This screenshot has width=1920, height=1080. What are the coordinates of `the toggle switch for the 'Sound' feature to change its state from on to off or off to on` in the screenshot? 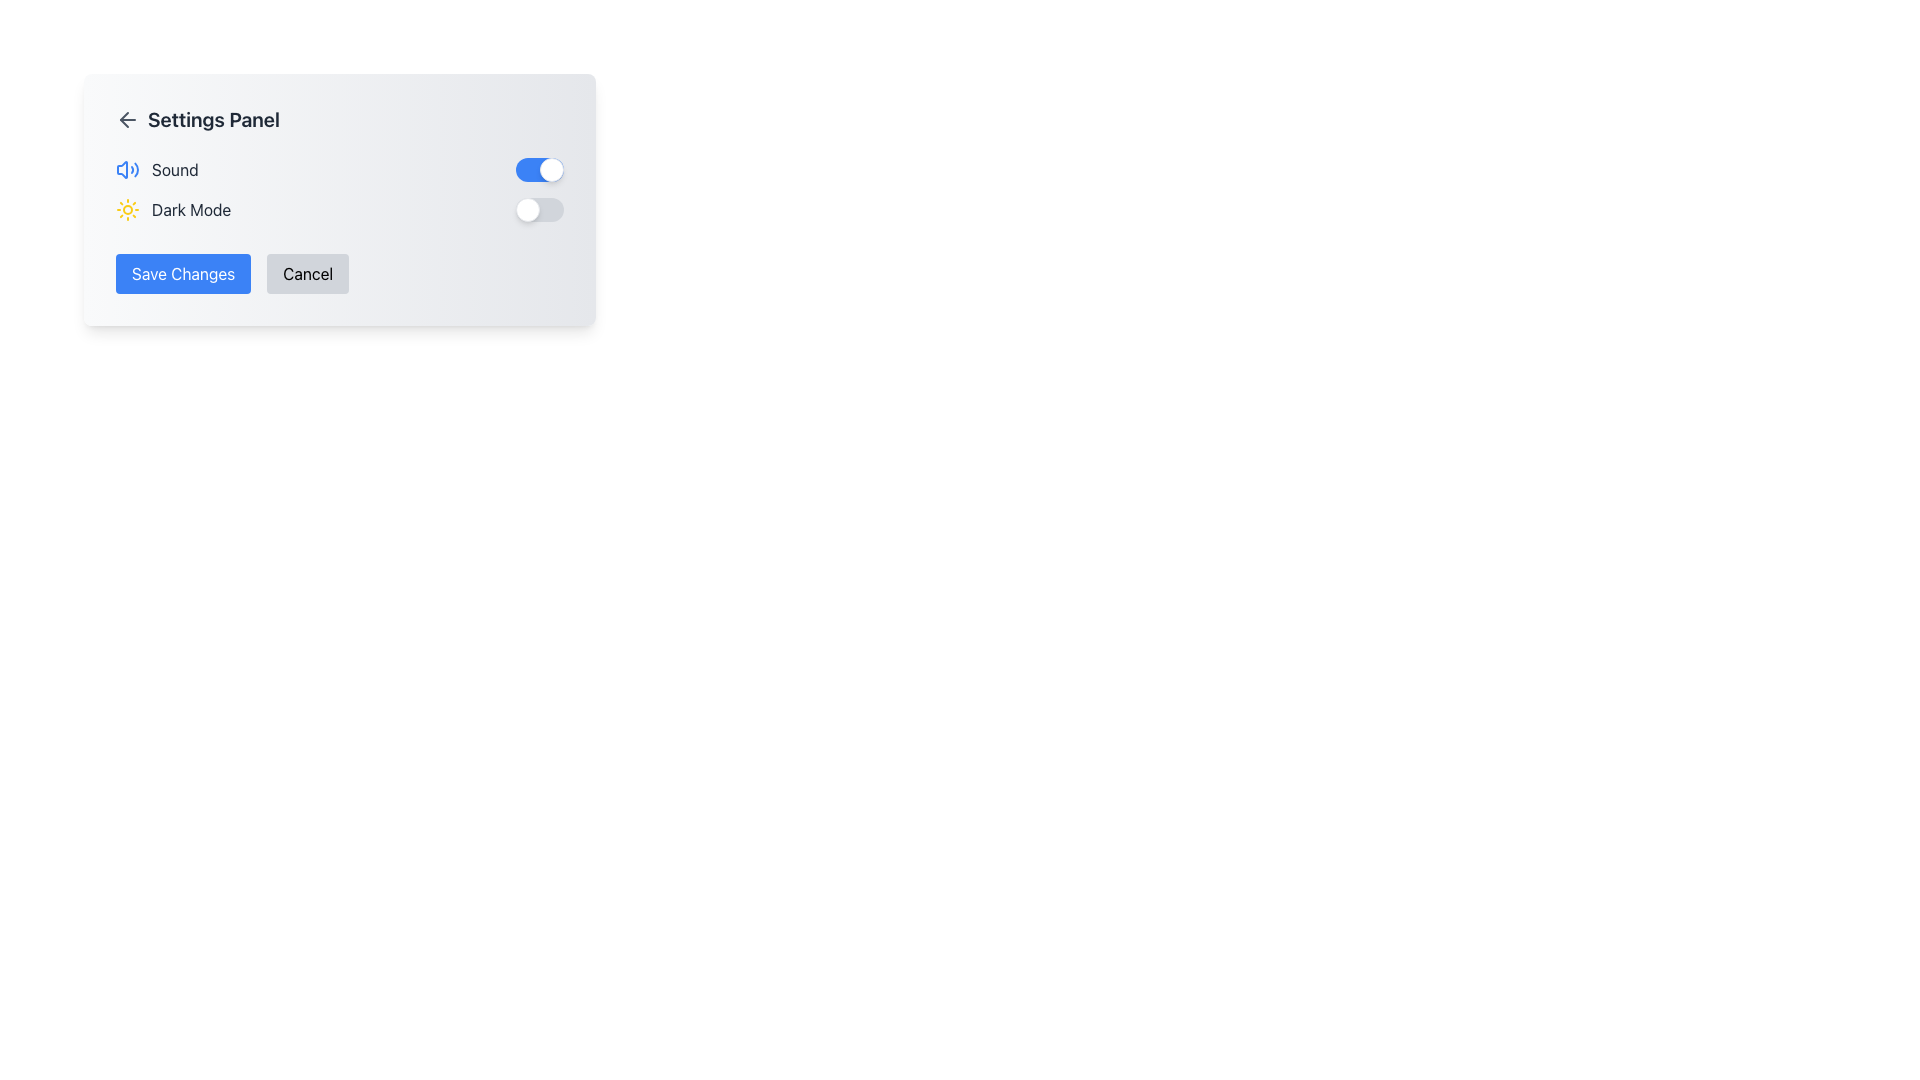 It's located at (539, 168).